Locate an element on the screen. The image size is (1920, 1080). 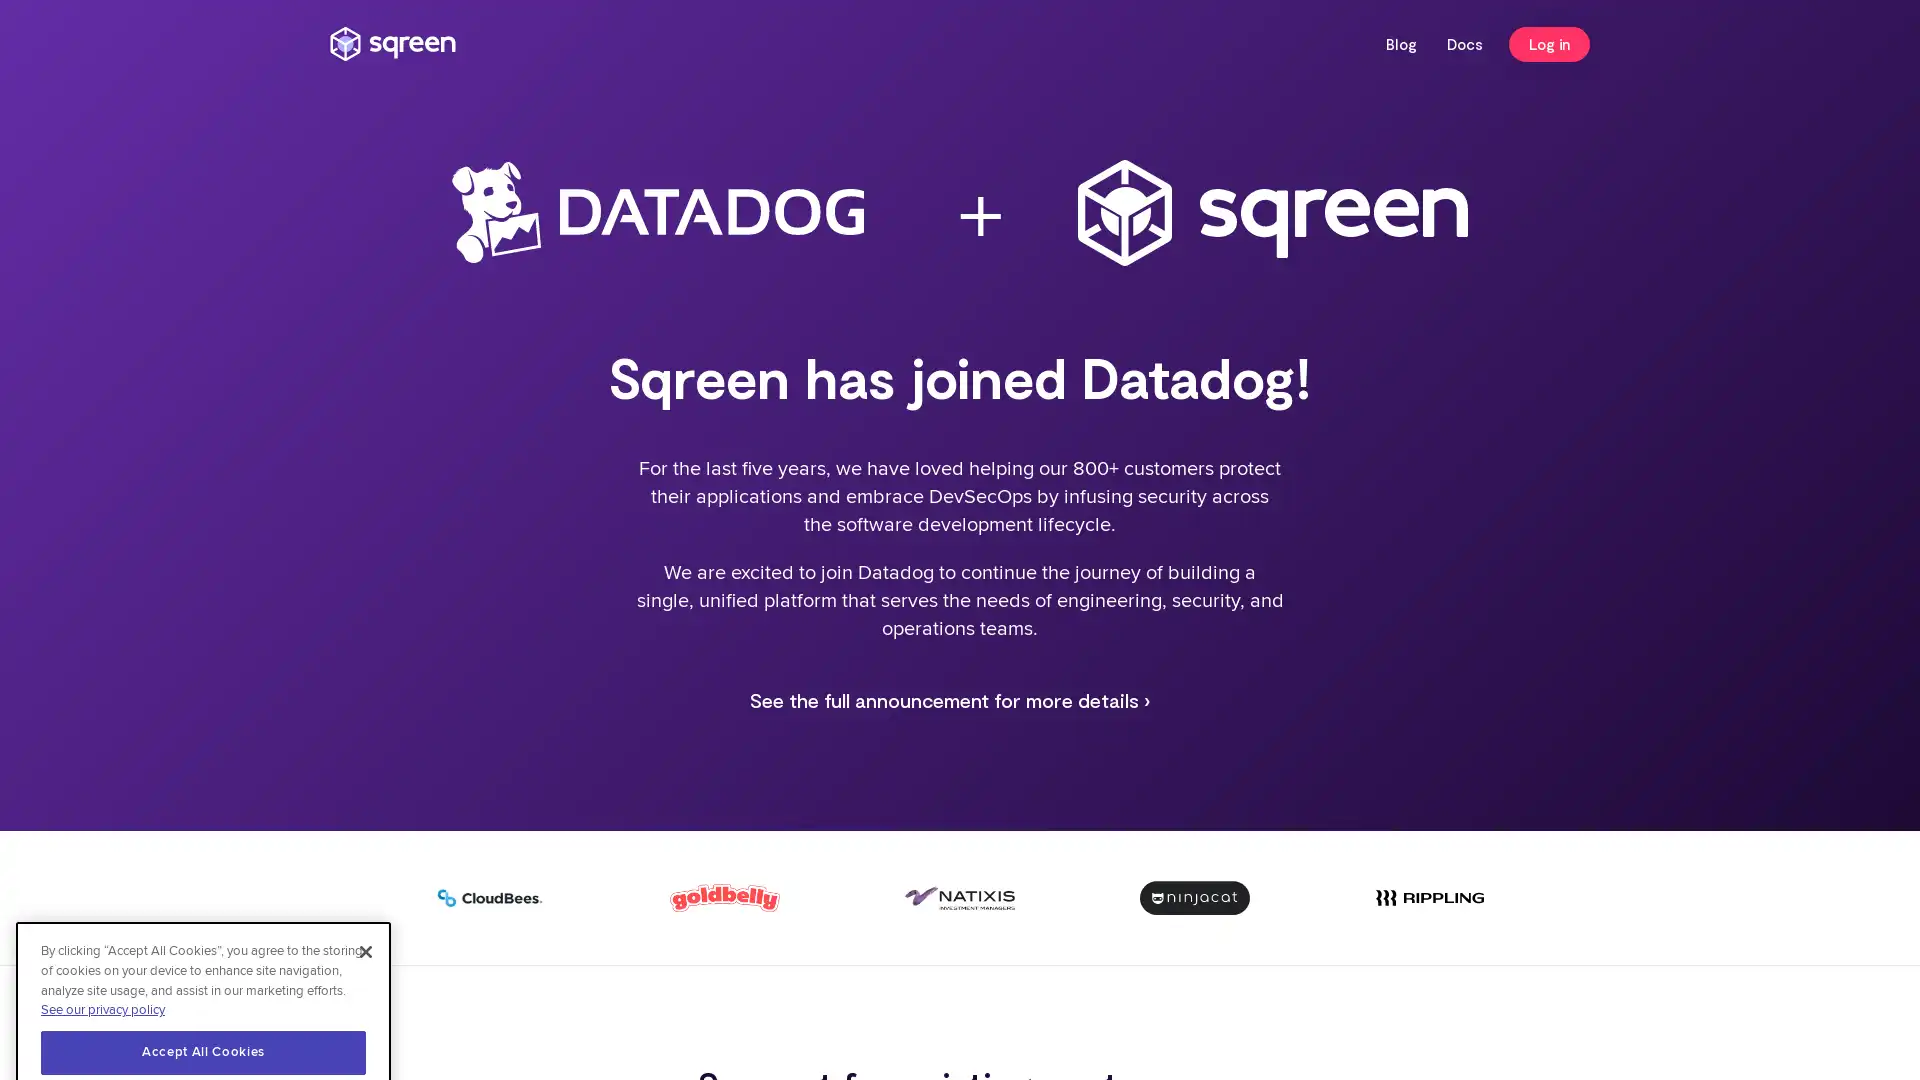
Close is located at coordinates (365, 851).